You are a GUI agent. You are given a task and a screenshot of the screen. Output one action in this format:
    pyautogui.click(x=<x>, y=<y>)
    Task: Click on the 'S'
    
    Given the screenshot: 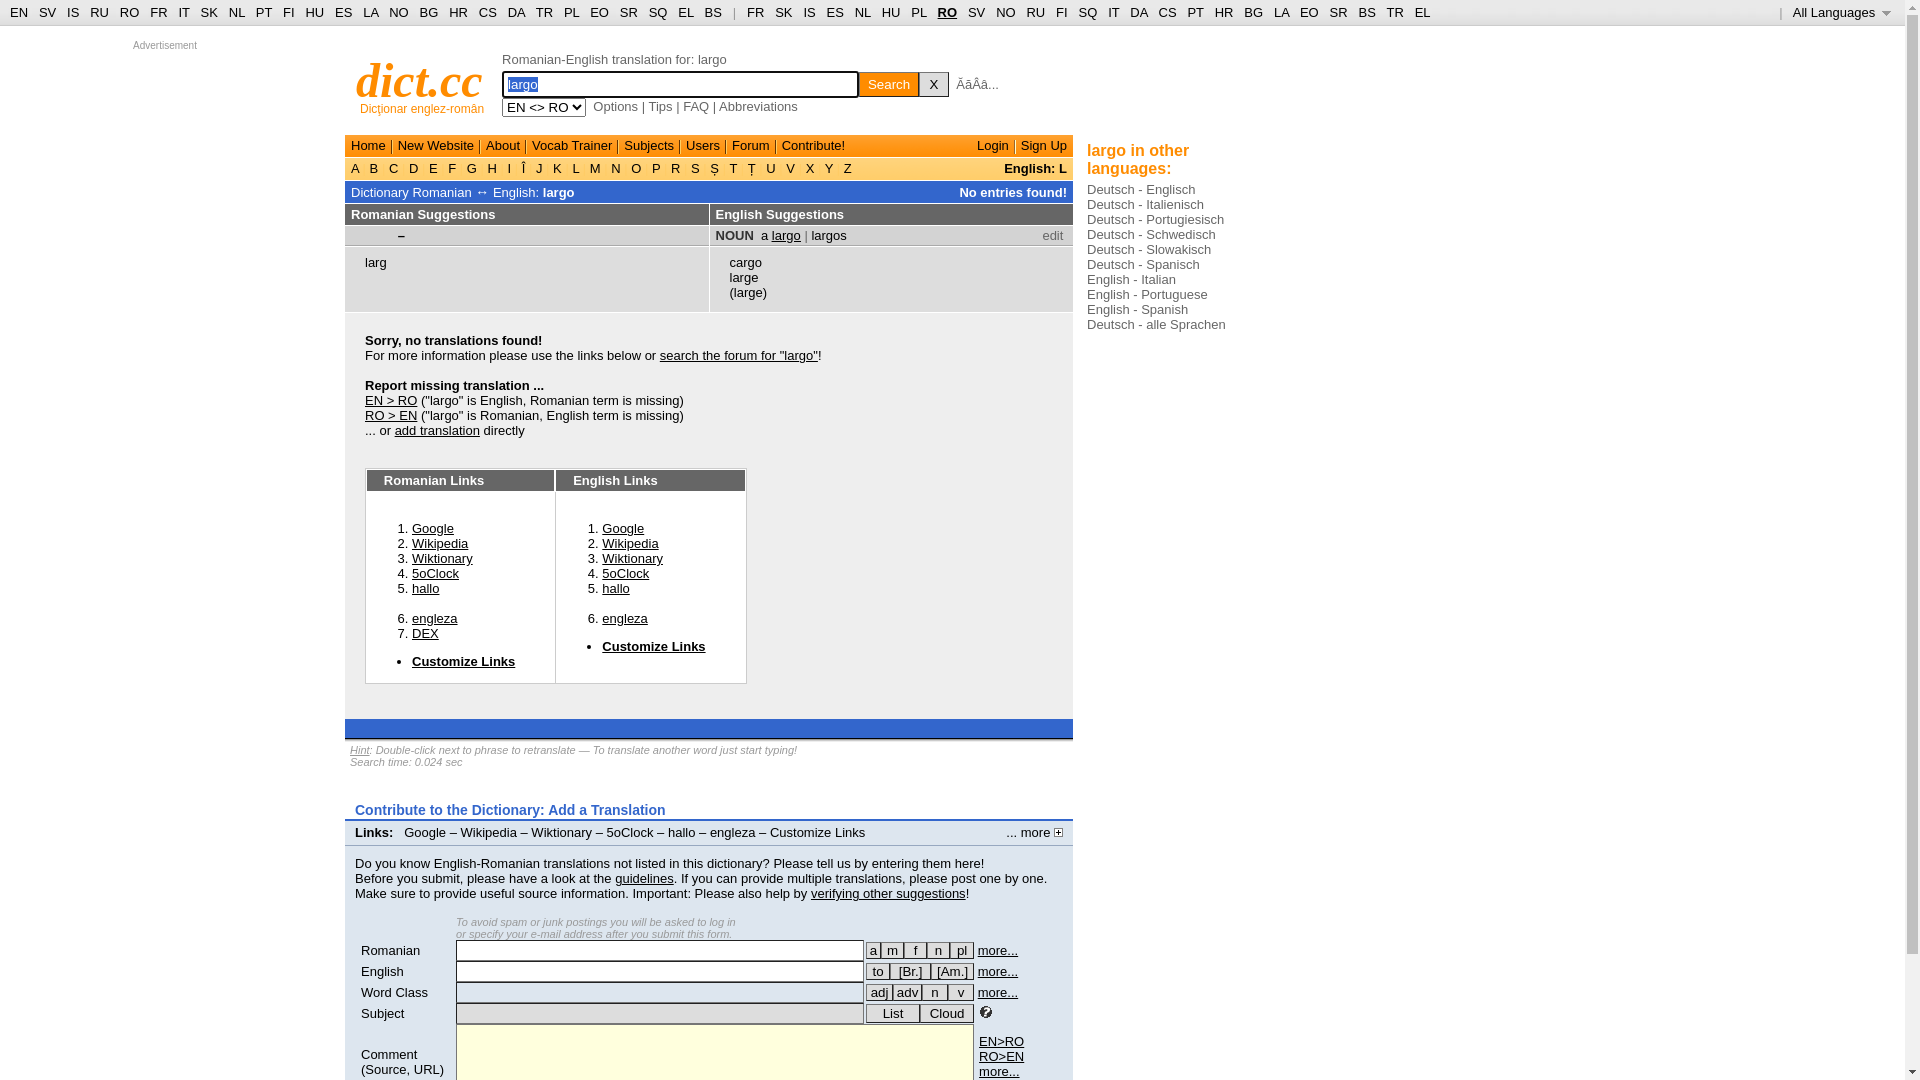 What is the action you would take?
    pyautogui.click(x=695, y=167)
    